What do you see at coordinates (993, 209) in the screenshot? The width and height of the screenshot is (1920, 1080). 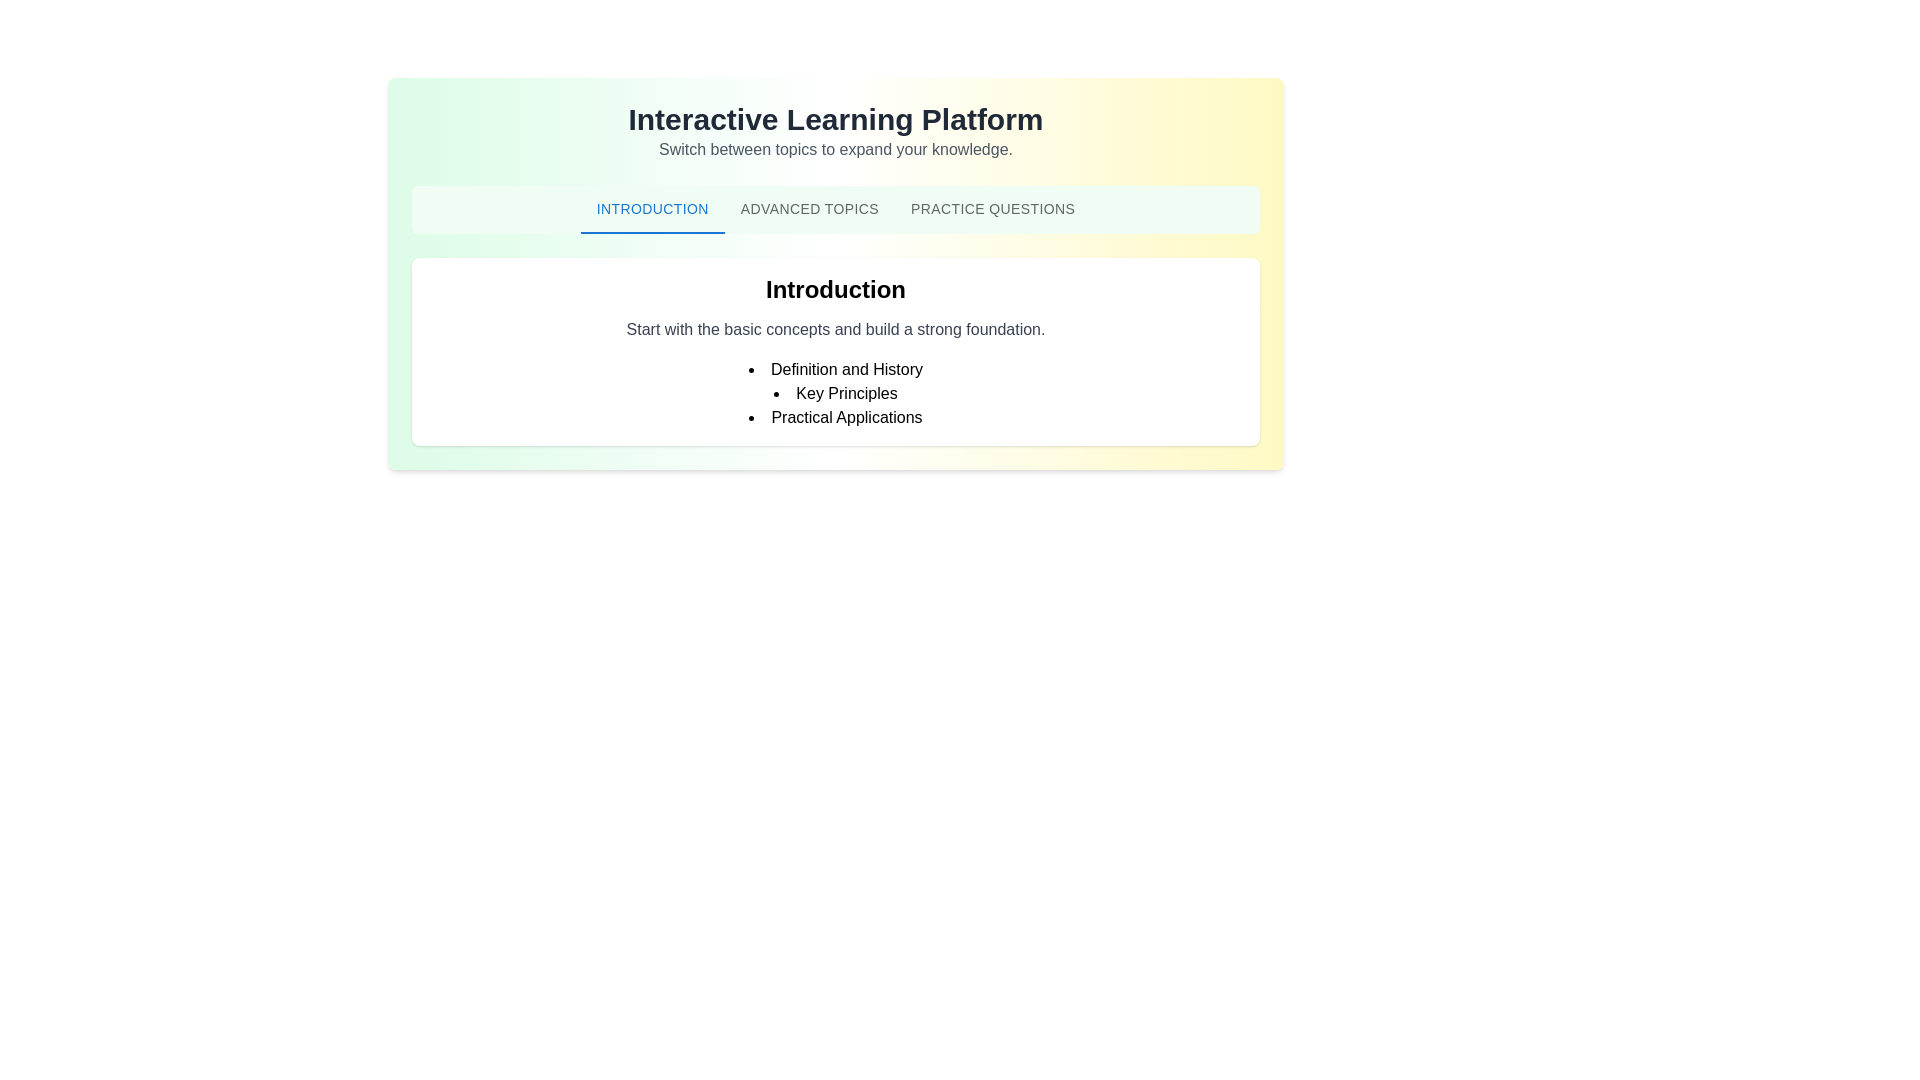 I see `the 'Practice Questions' tab located at the top-right of the interface` at bounding box center [993, 209].